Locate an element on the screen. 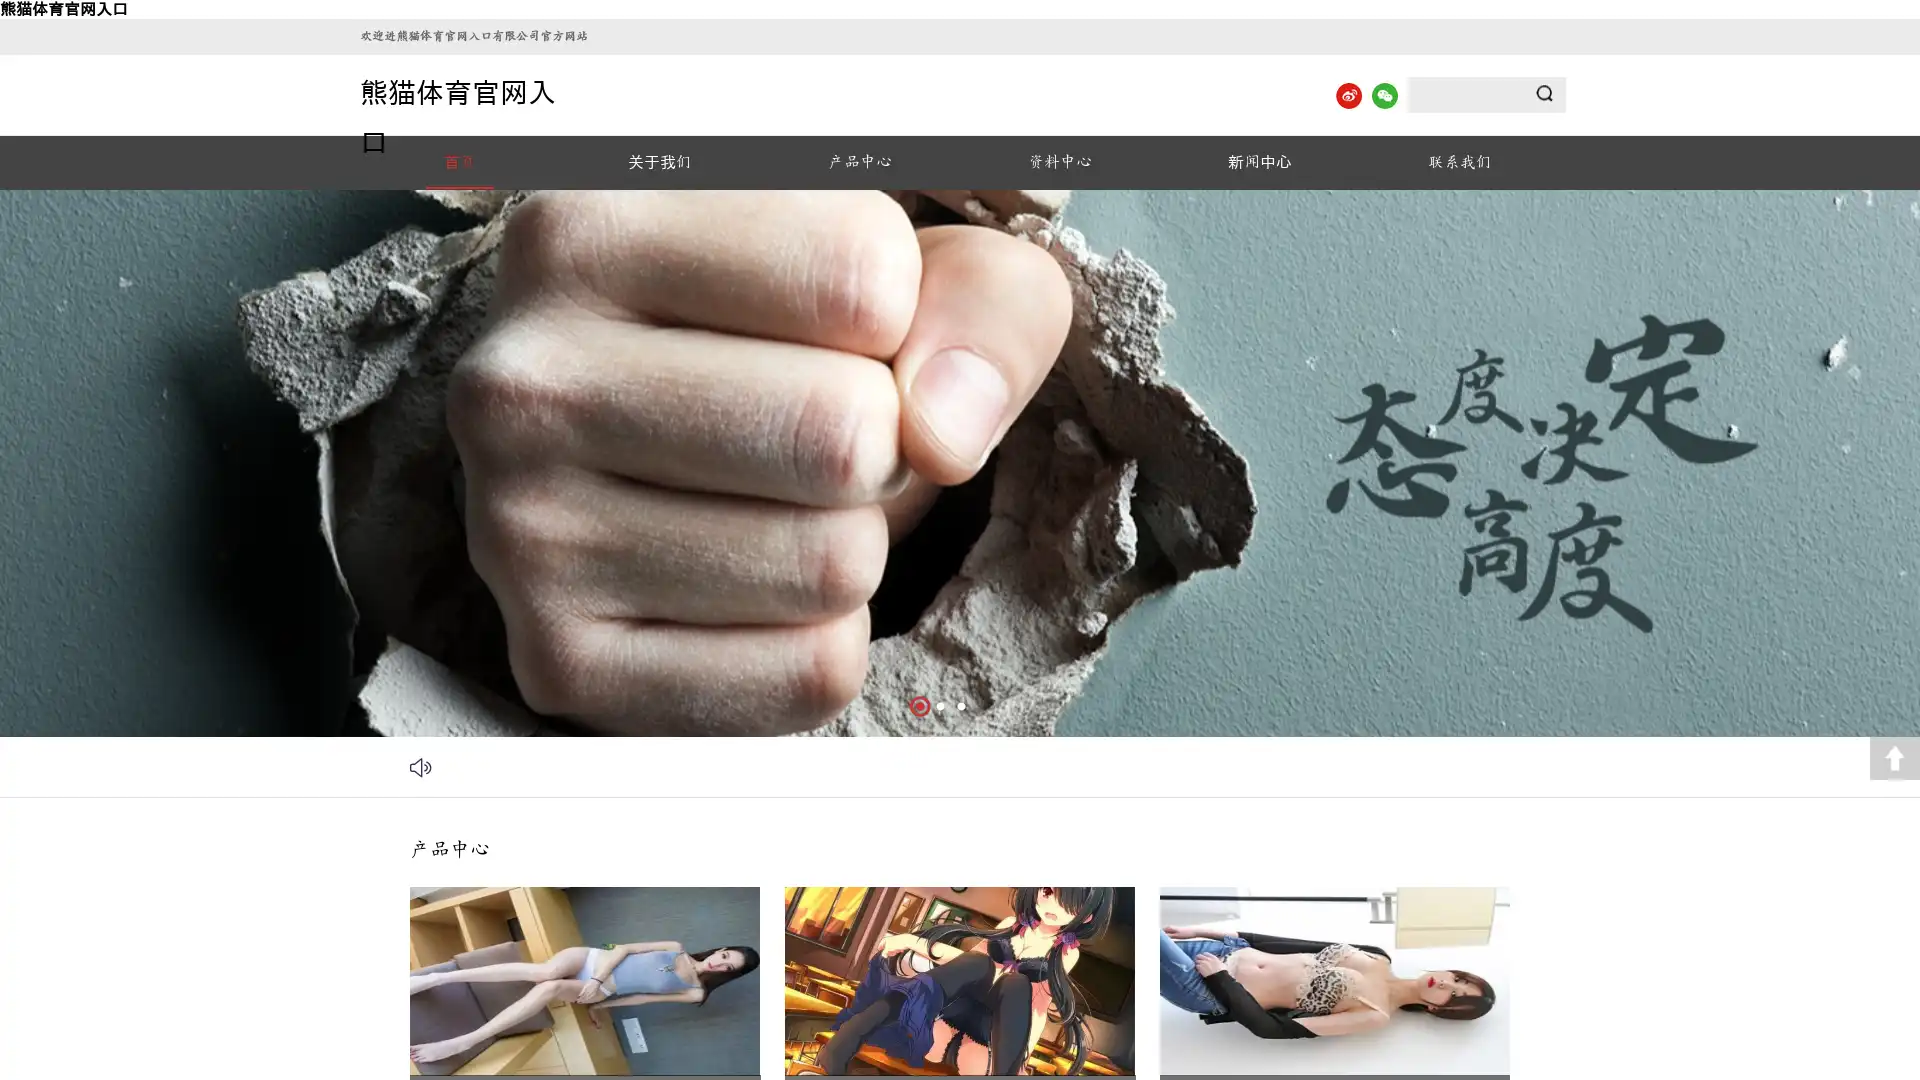  Submit is located at coordinates (1544, 93).